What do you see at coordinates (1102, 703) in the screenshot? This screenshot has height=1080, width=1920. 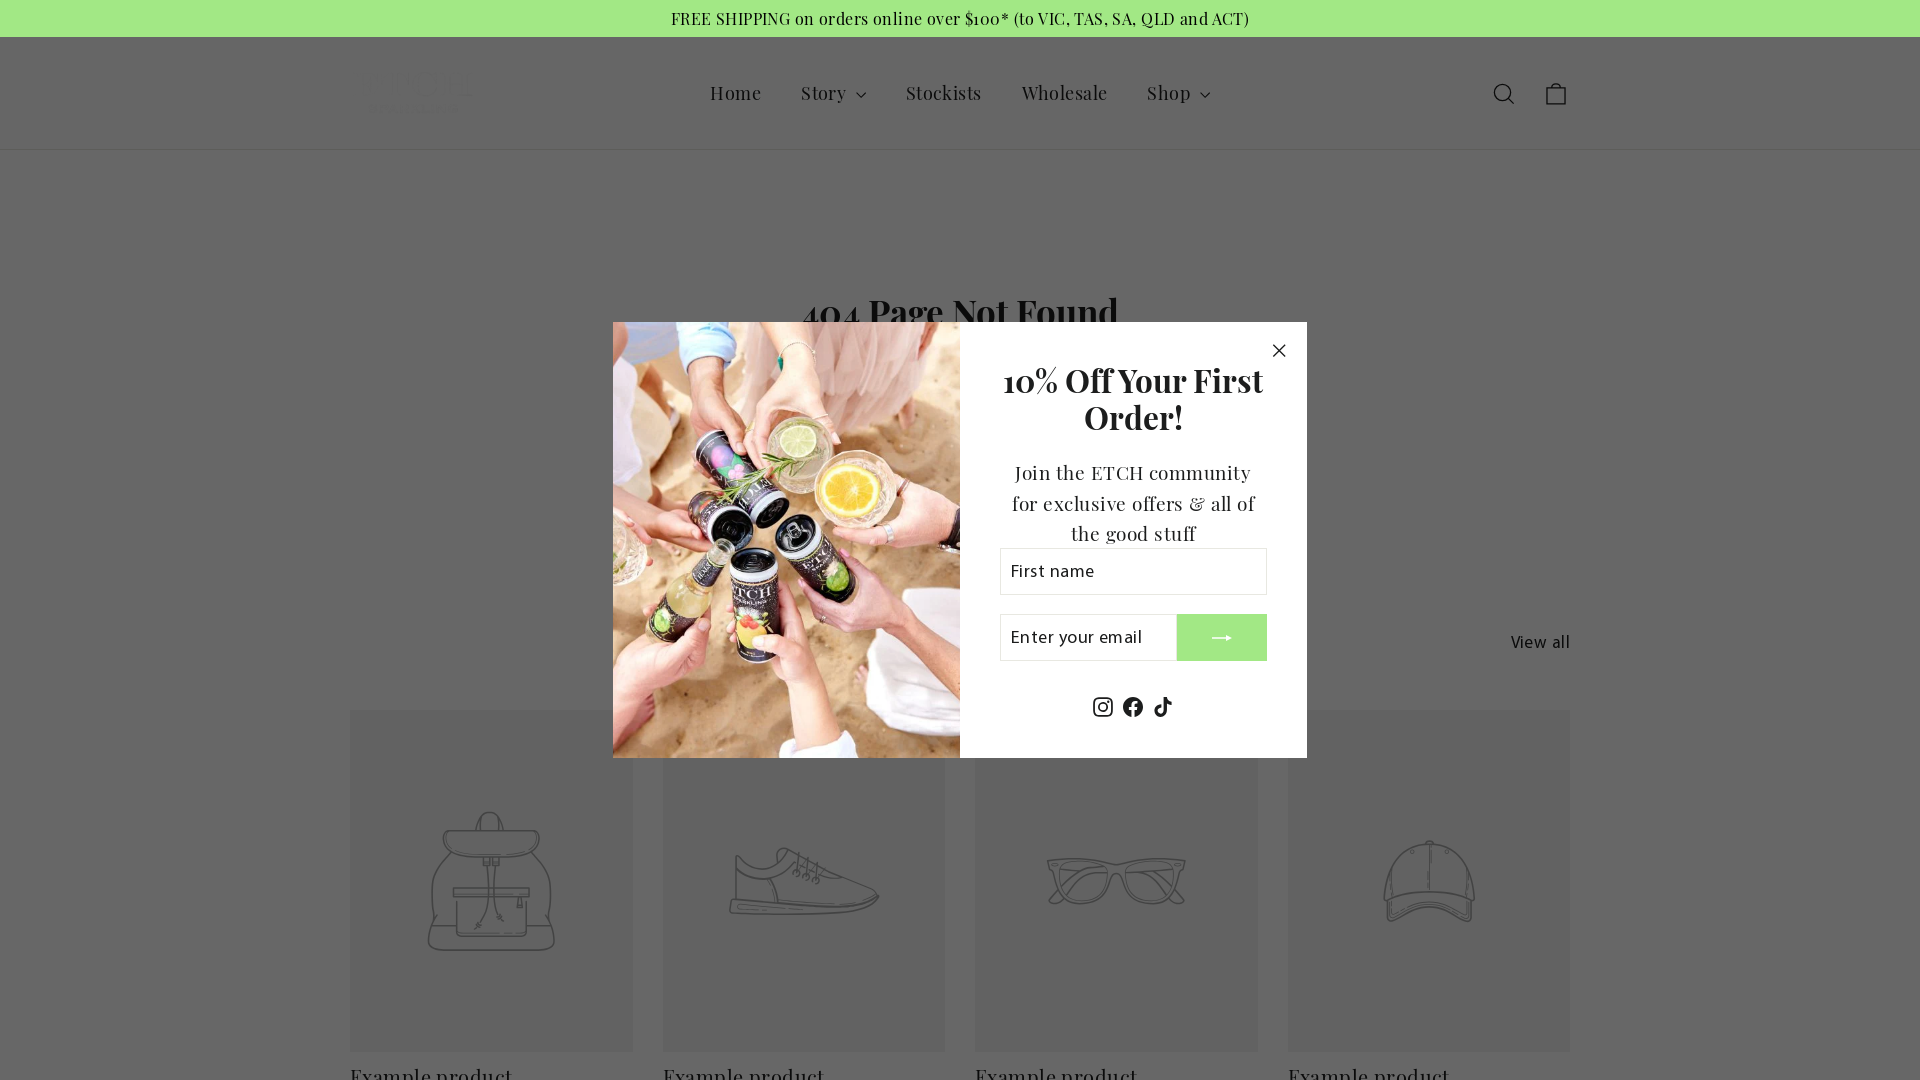 I see `'Instagram'` at bounding box center [1102, 703].